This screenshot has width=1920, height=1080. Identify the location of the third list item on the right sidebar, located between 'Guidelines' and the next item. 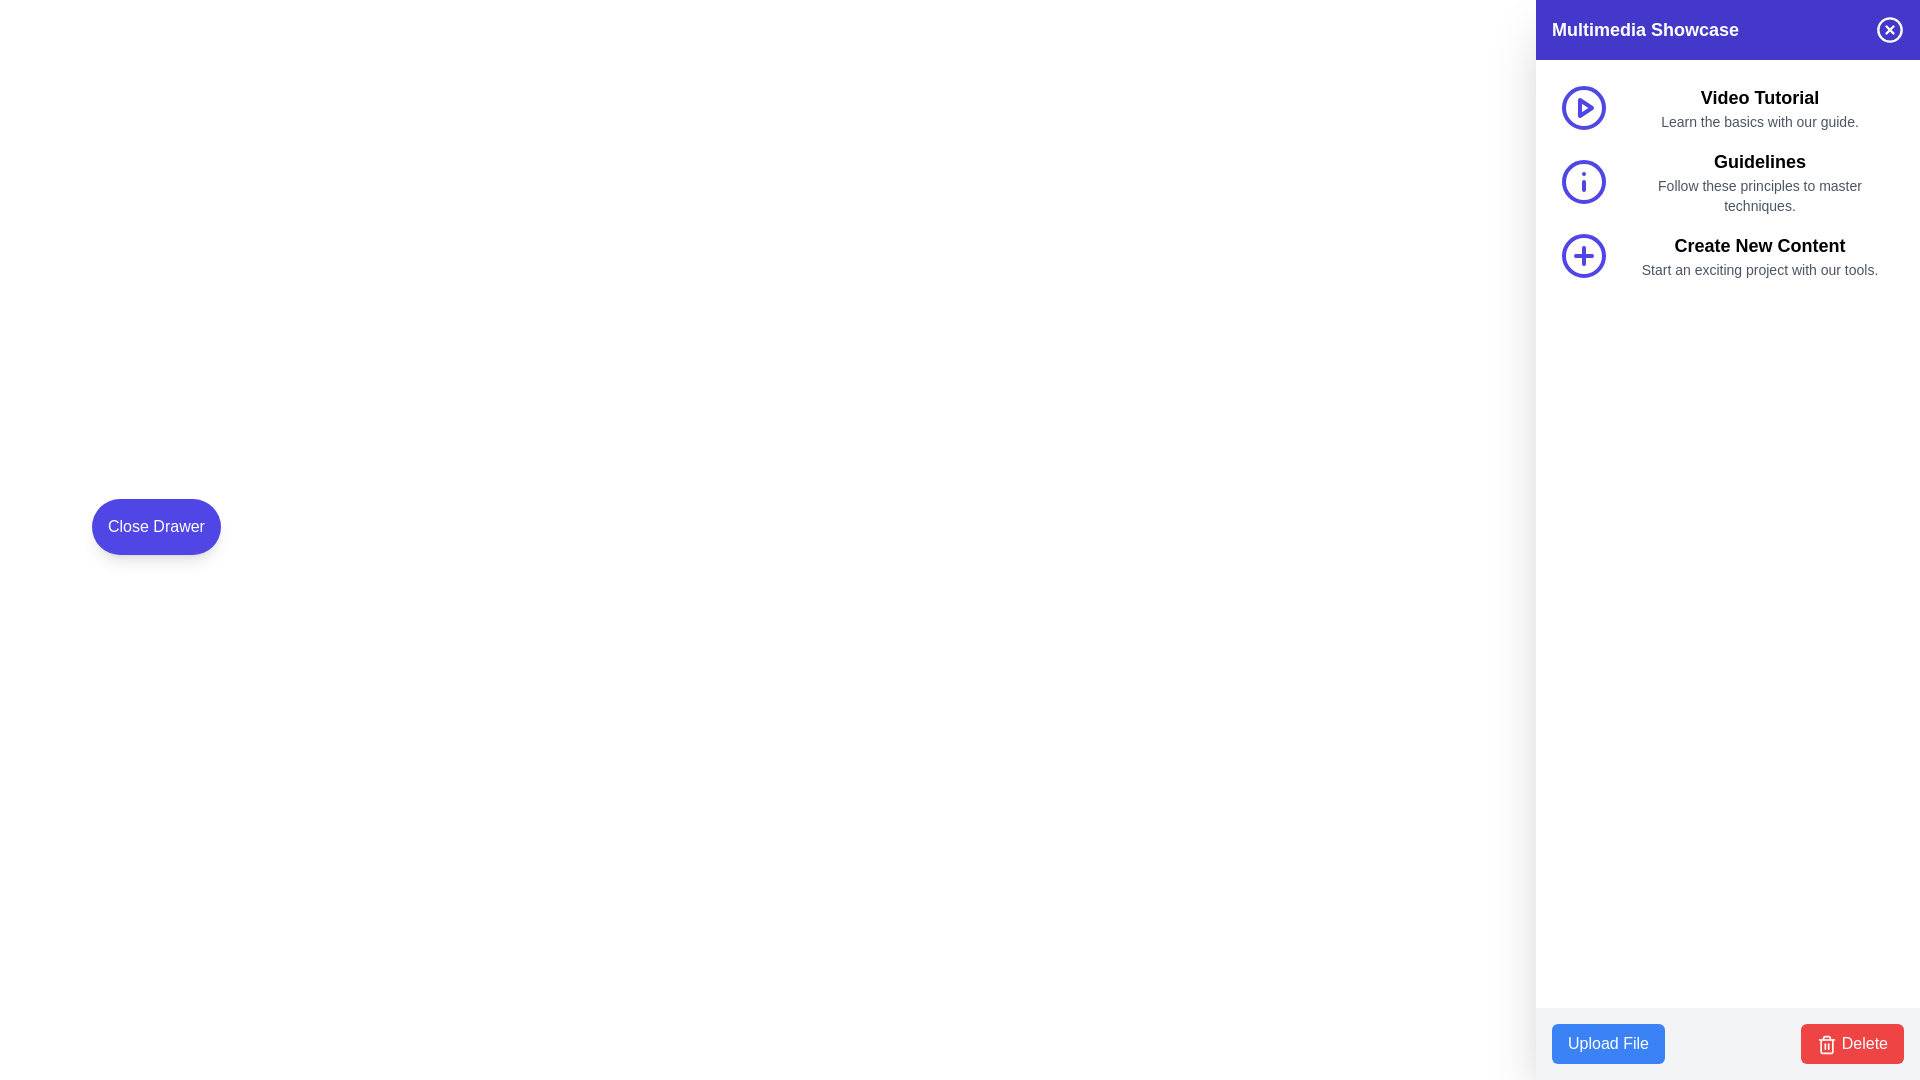
(1727, 254).